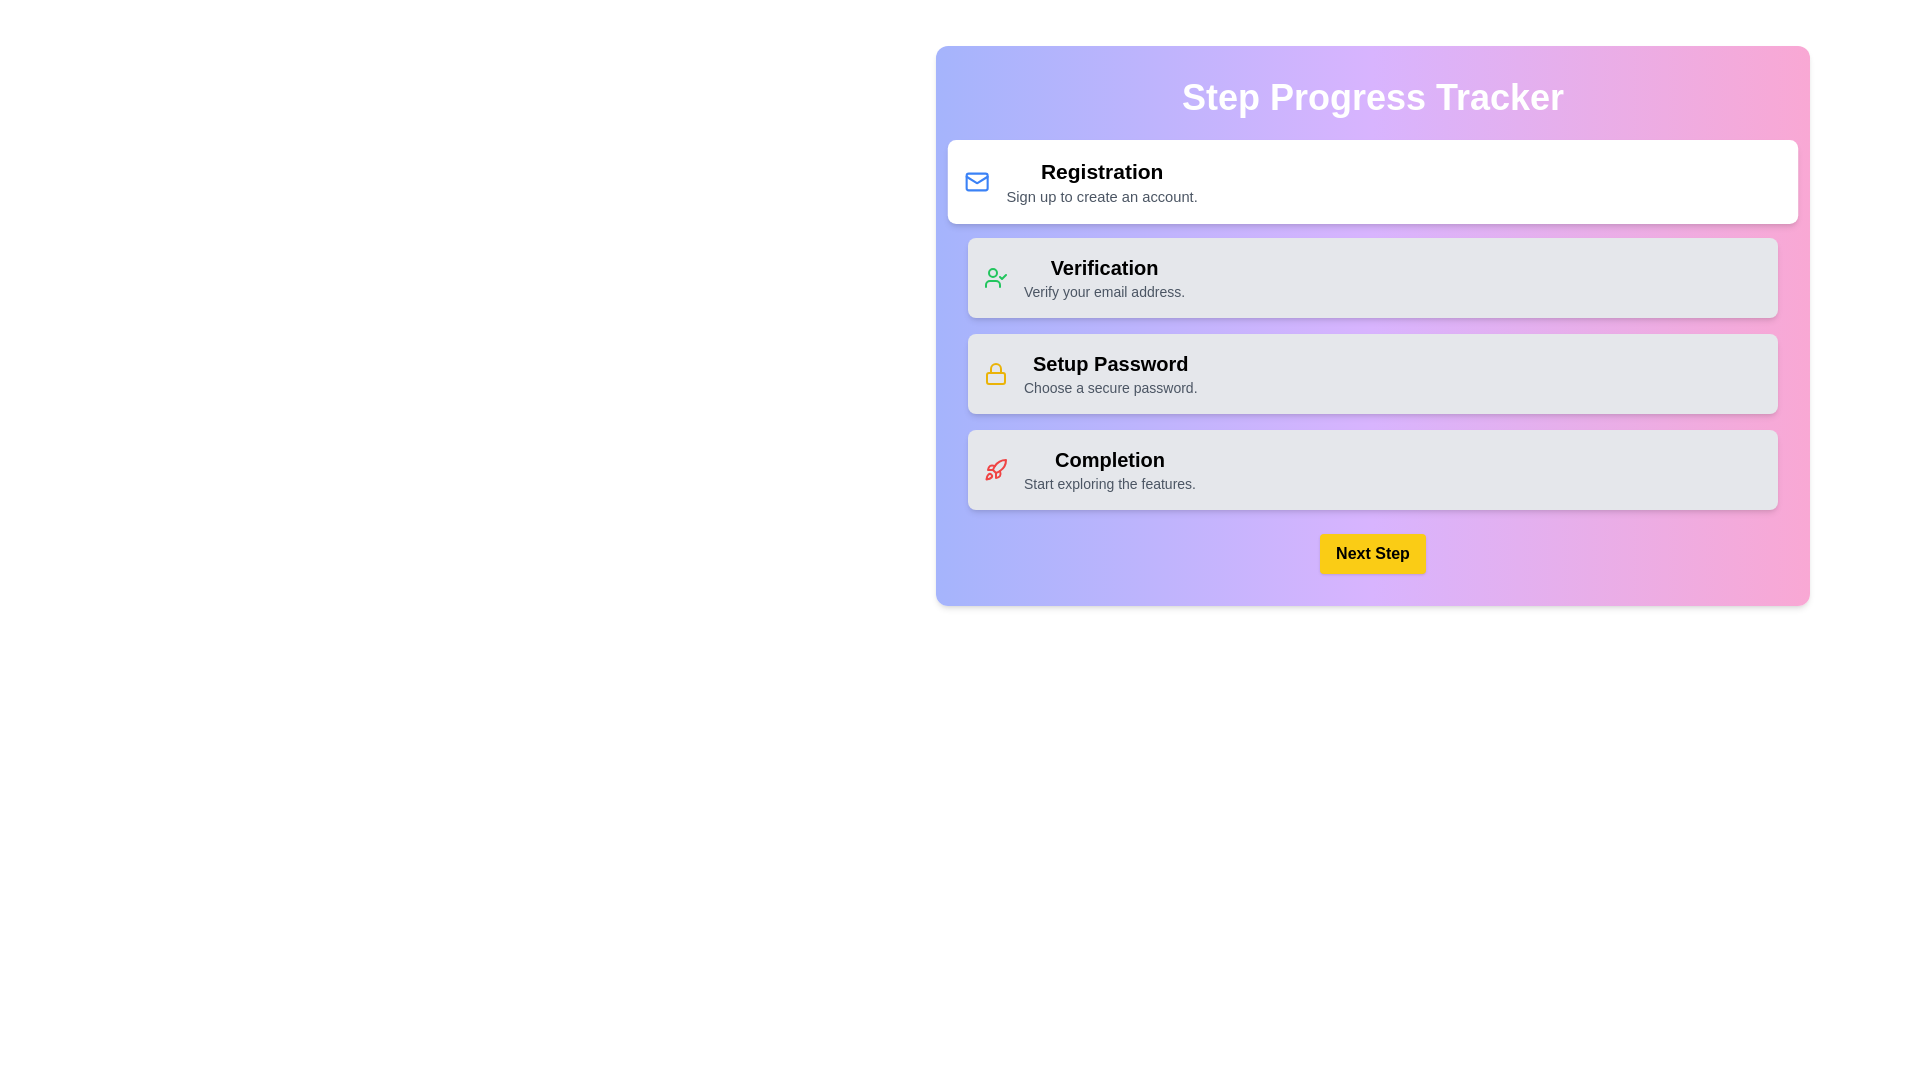 This screenshot has width=1920, height=1080. I want to click on the bold text label 'Setup Password', which is styled with the font class 'text-xl font-bold' and is displayed in black color on a light background, so click(1109, 363).